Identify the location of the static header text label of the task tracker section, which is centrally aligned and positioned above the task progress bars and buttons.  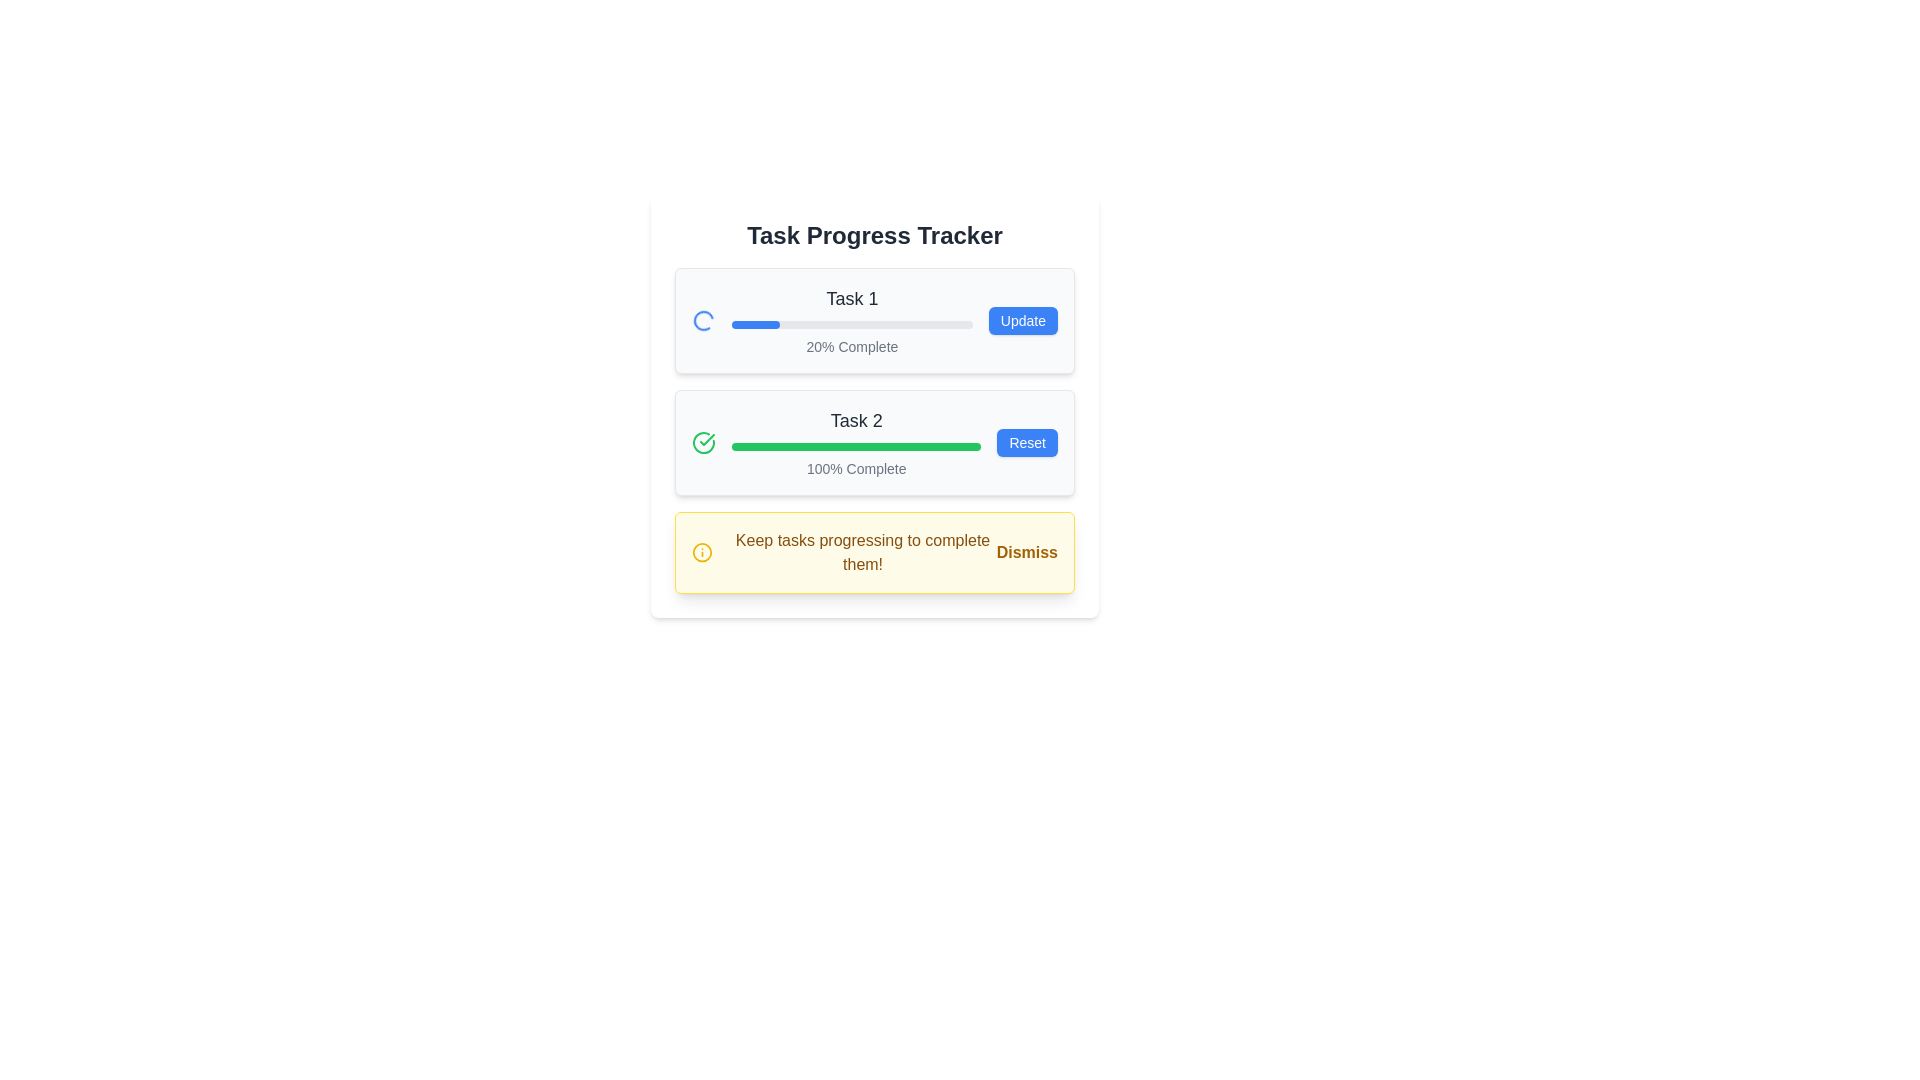
(874, 234).